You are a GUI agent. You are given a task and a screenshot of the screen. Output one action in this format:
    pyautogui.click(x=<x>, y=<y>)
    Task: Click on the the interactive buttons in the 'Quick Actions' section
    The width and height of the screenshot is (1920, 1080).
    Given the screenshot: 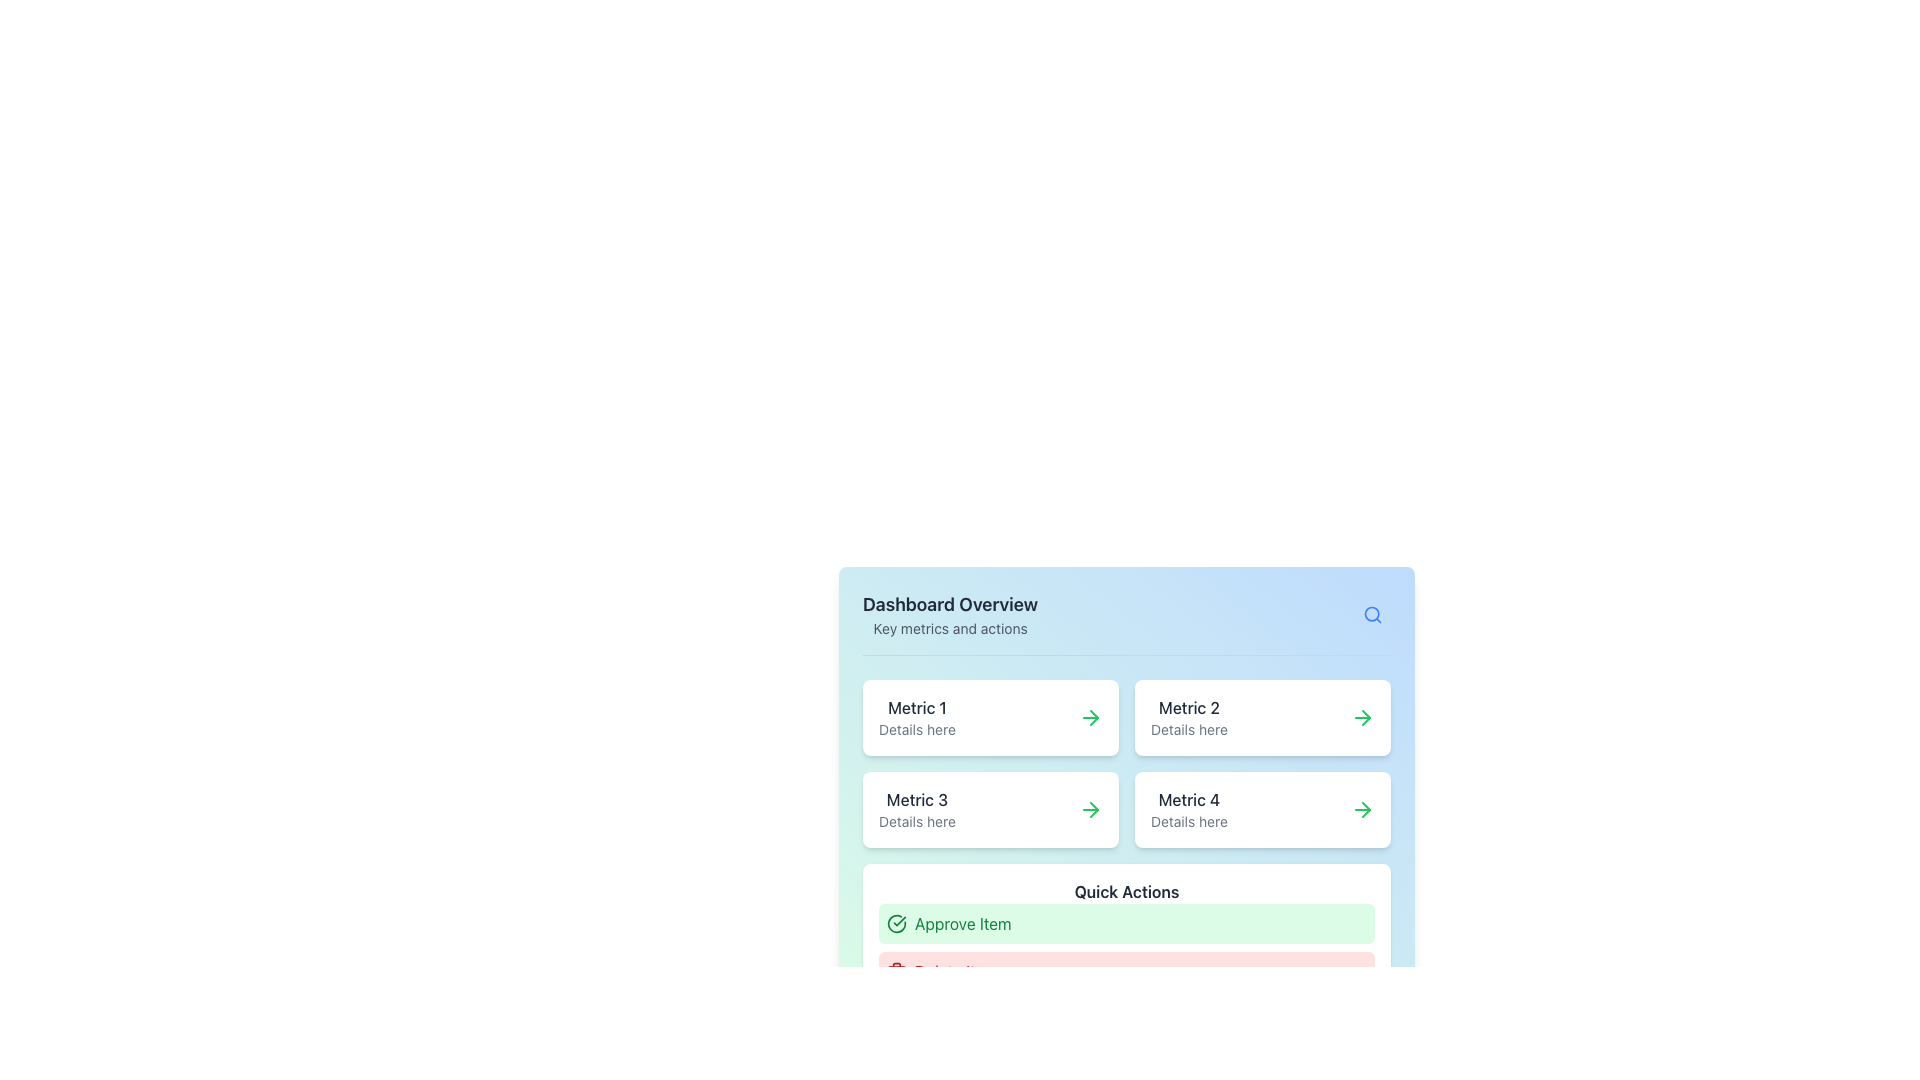 What is the action you would take?
    pyautogui.click(x=1127, y=947)
    